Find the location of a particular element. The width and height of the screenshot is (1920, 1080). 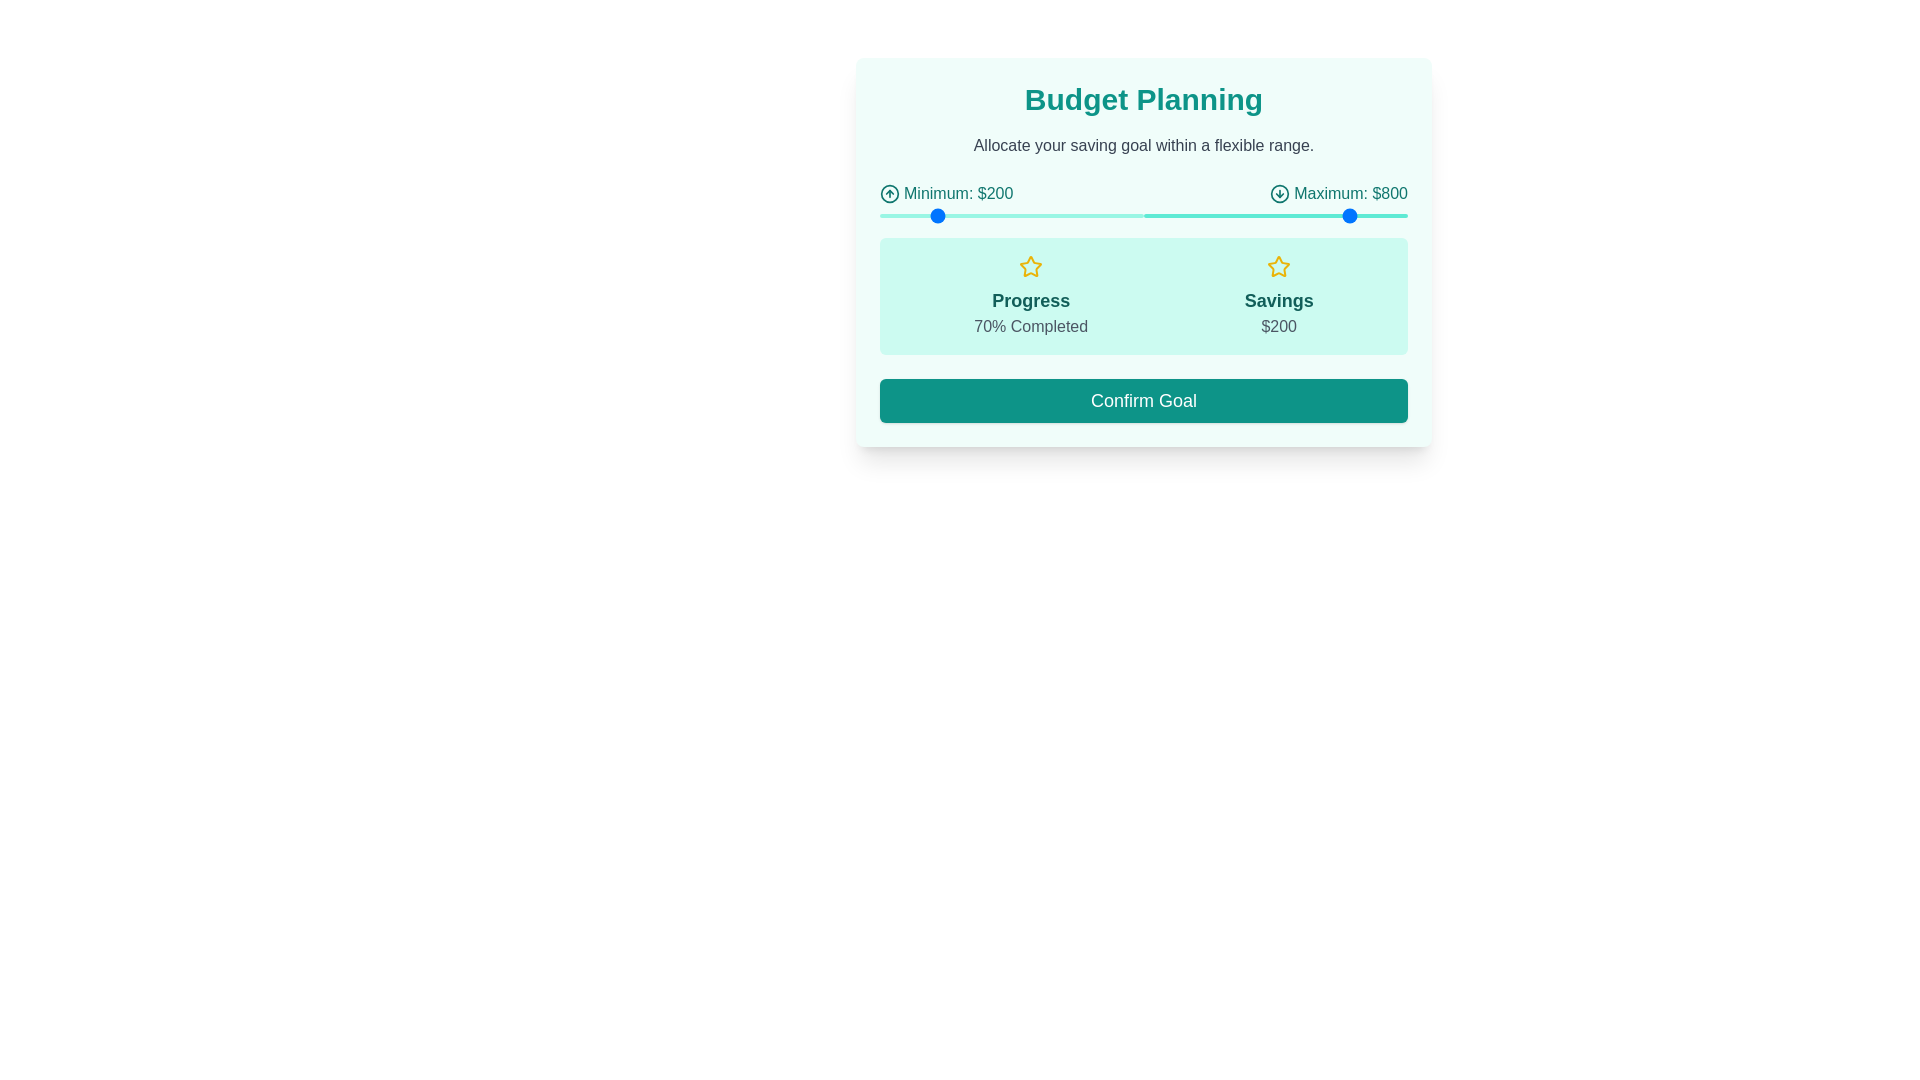

the 'Savings' text label, which is displayed in a bold teal font and positioned above the monetary value '$200' is located at coordinates (1278, 300).